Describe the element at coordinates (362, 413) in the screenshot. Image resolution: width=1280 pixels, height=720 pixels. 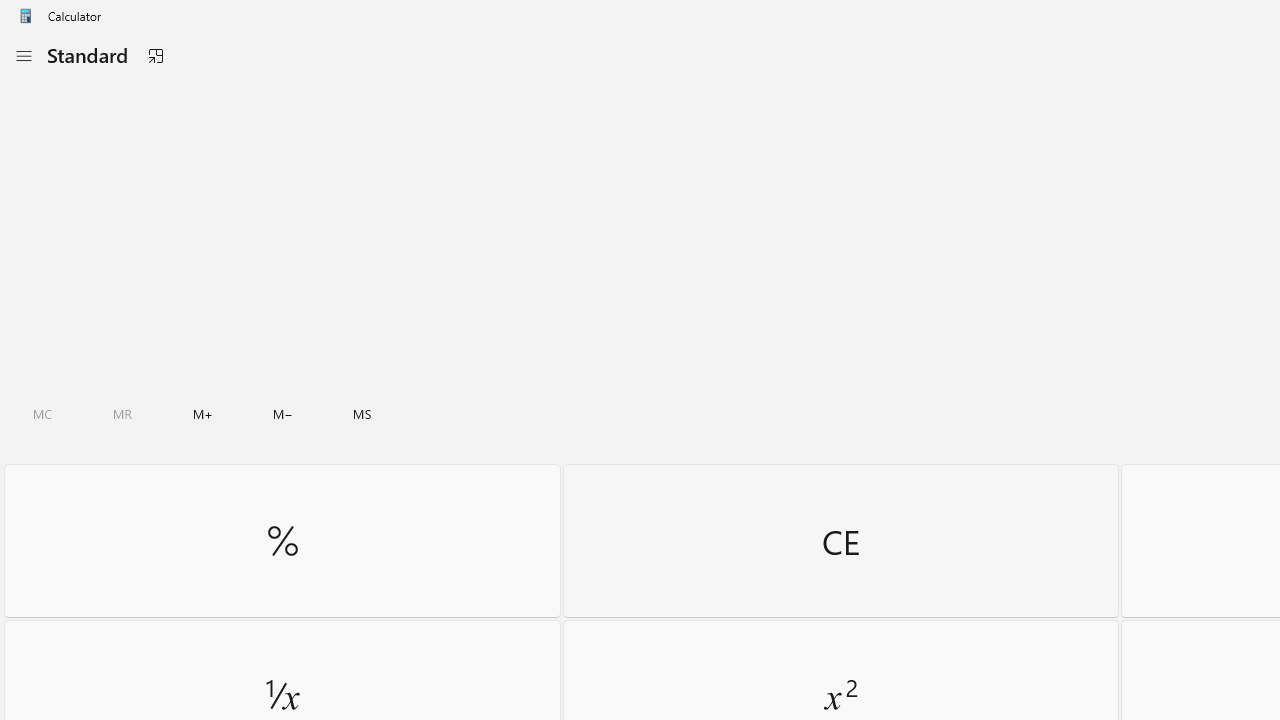
I see `'Memory store'` at that location.